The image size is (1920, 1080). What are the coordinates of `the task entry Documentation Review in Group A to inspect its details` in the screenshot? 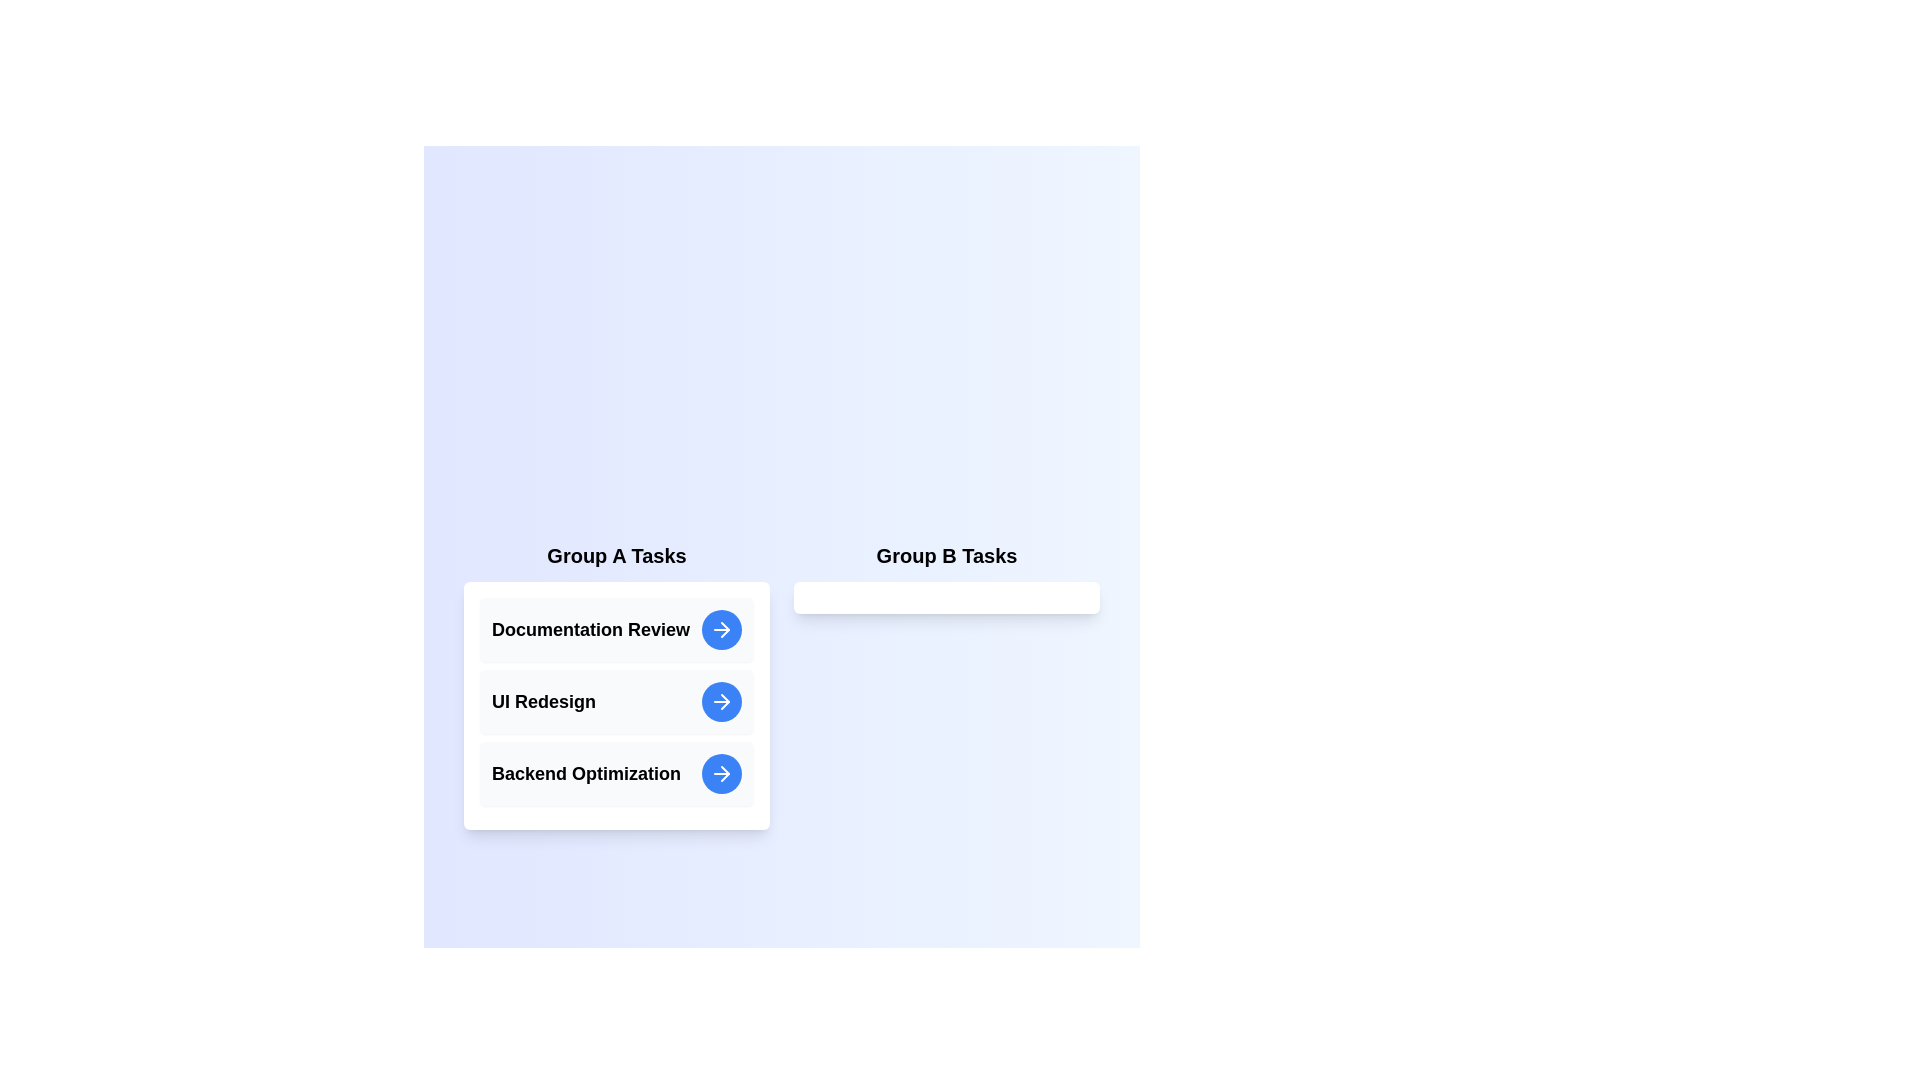 It's located at (616, 628).